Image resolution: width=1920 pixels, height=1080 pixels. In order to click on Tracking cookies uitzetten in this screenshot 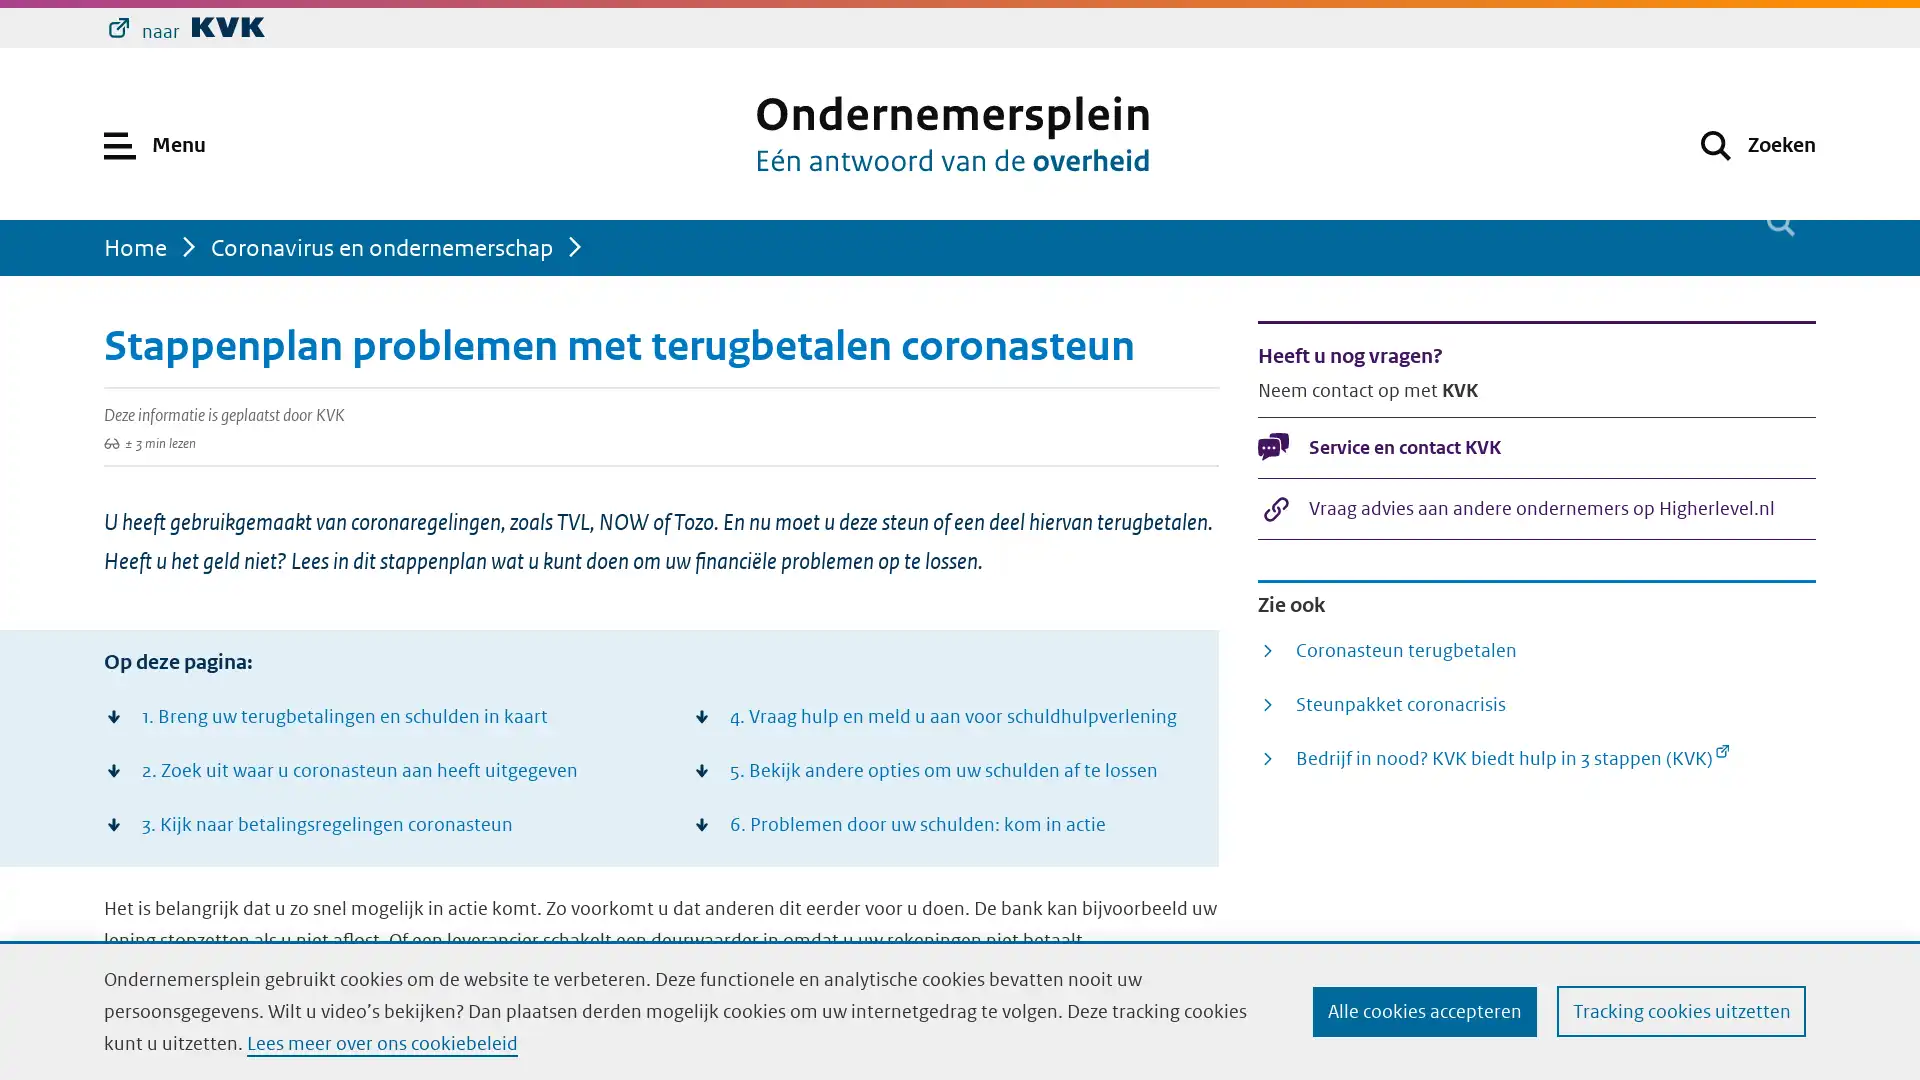, I will do `click(1680, 1011)`.